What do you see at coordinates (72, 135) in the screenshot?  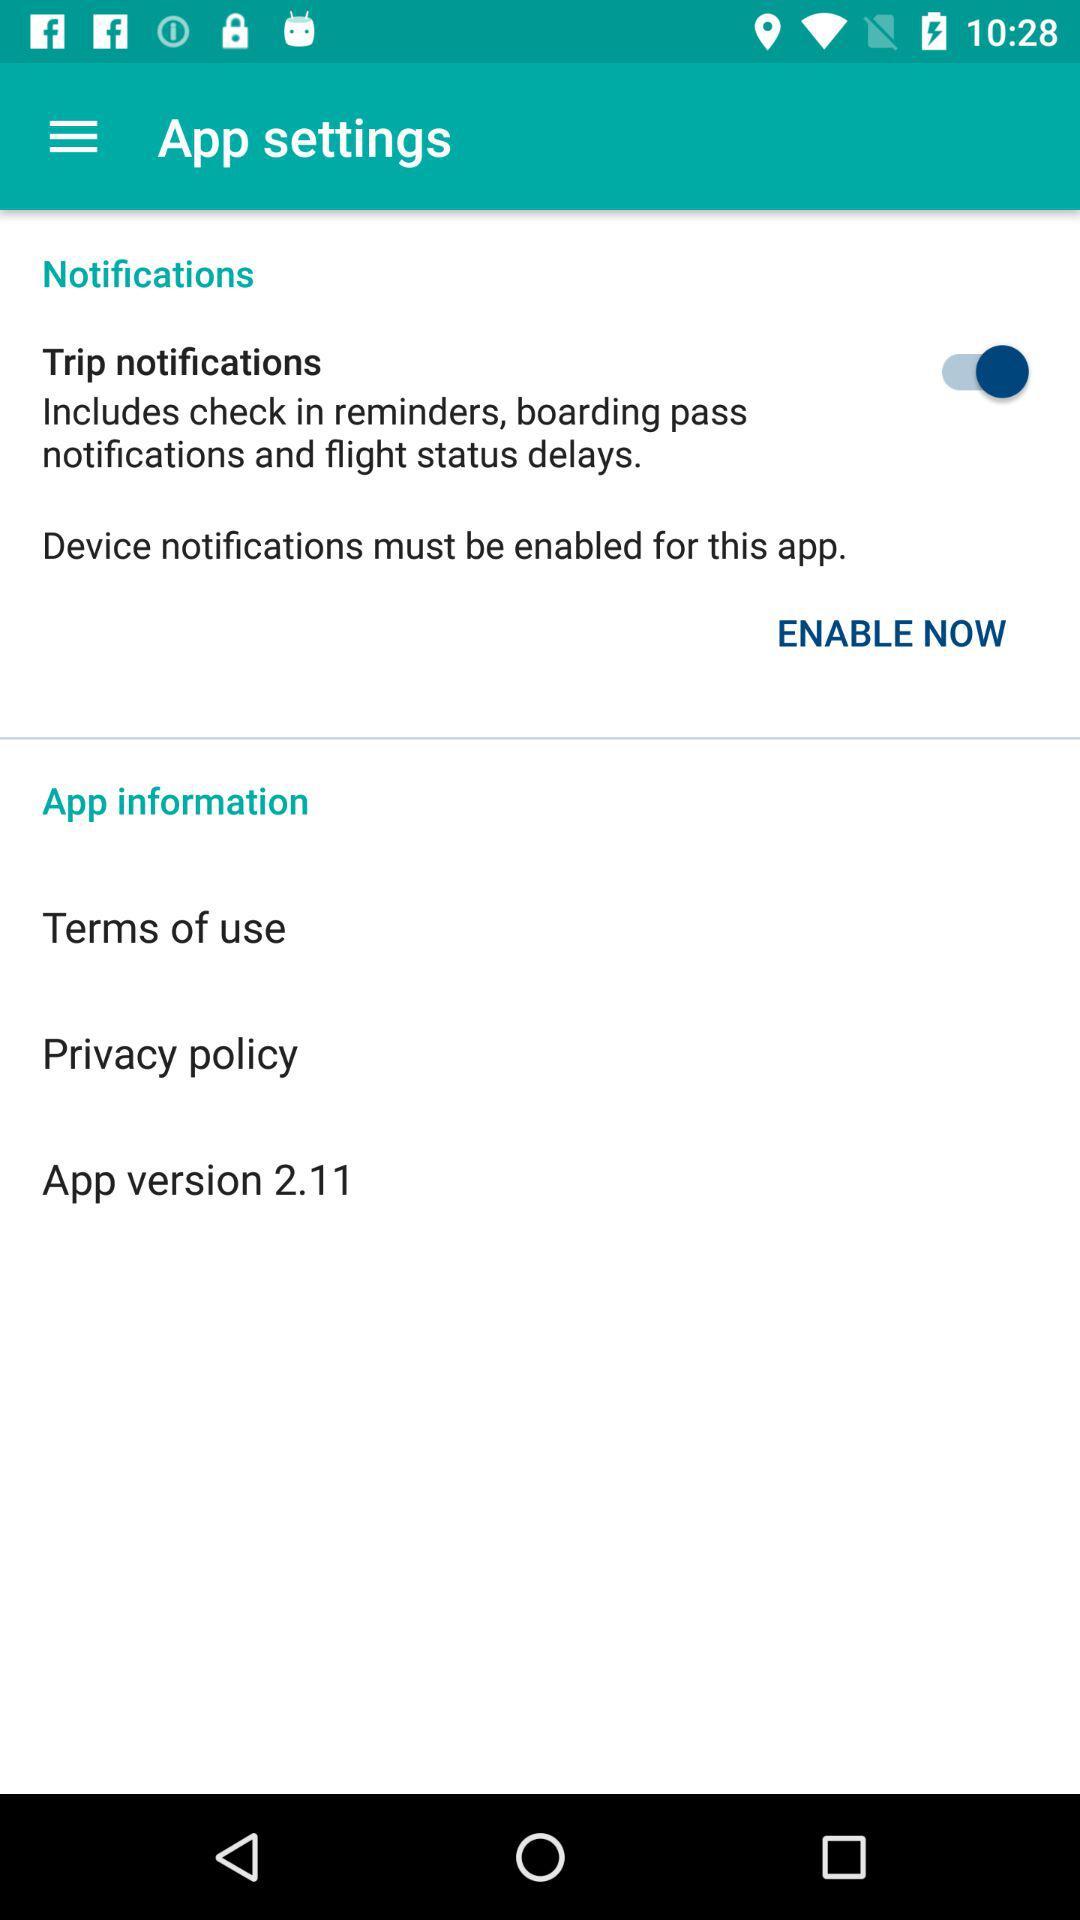 I see `the item above the notifications icon` at bounding box center [72, 135].